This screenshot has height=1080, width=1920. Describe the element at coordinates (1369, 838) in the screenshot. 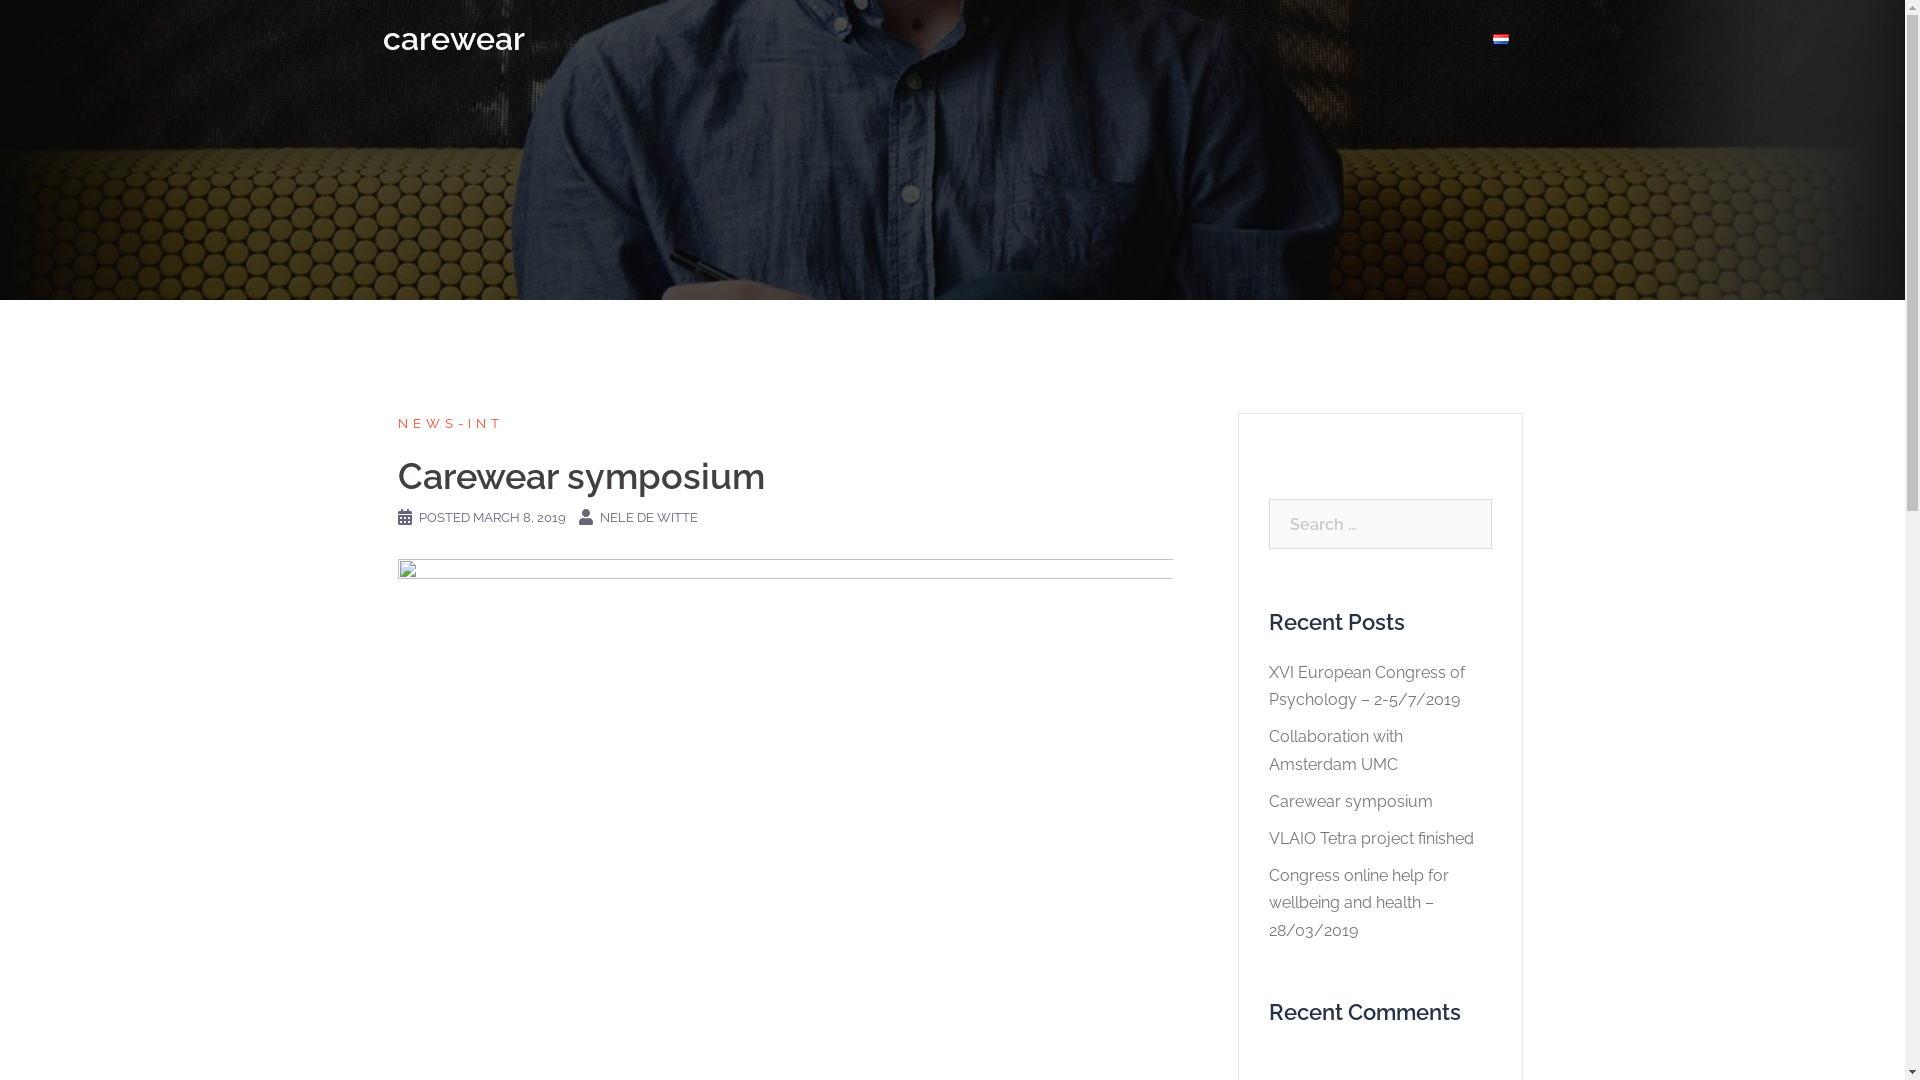

I see `'VLAIO Tetra project finished'` at that location.